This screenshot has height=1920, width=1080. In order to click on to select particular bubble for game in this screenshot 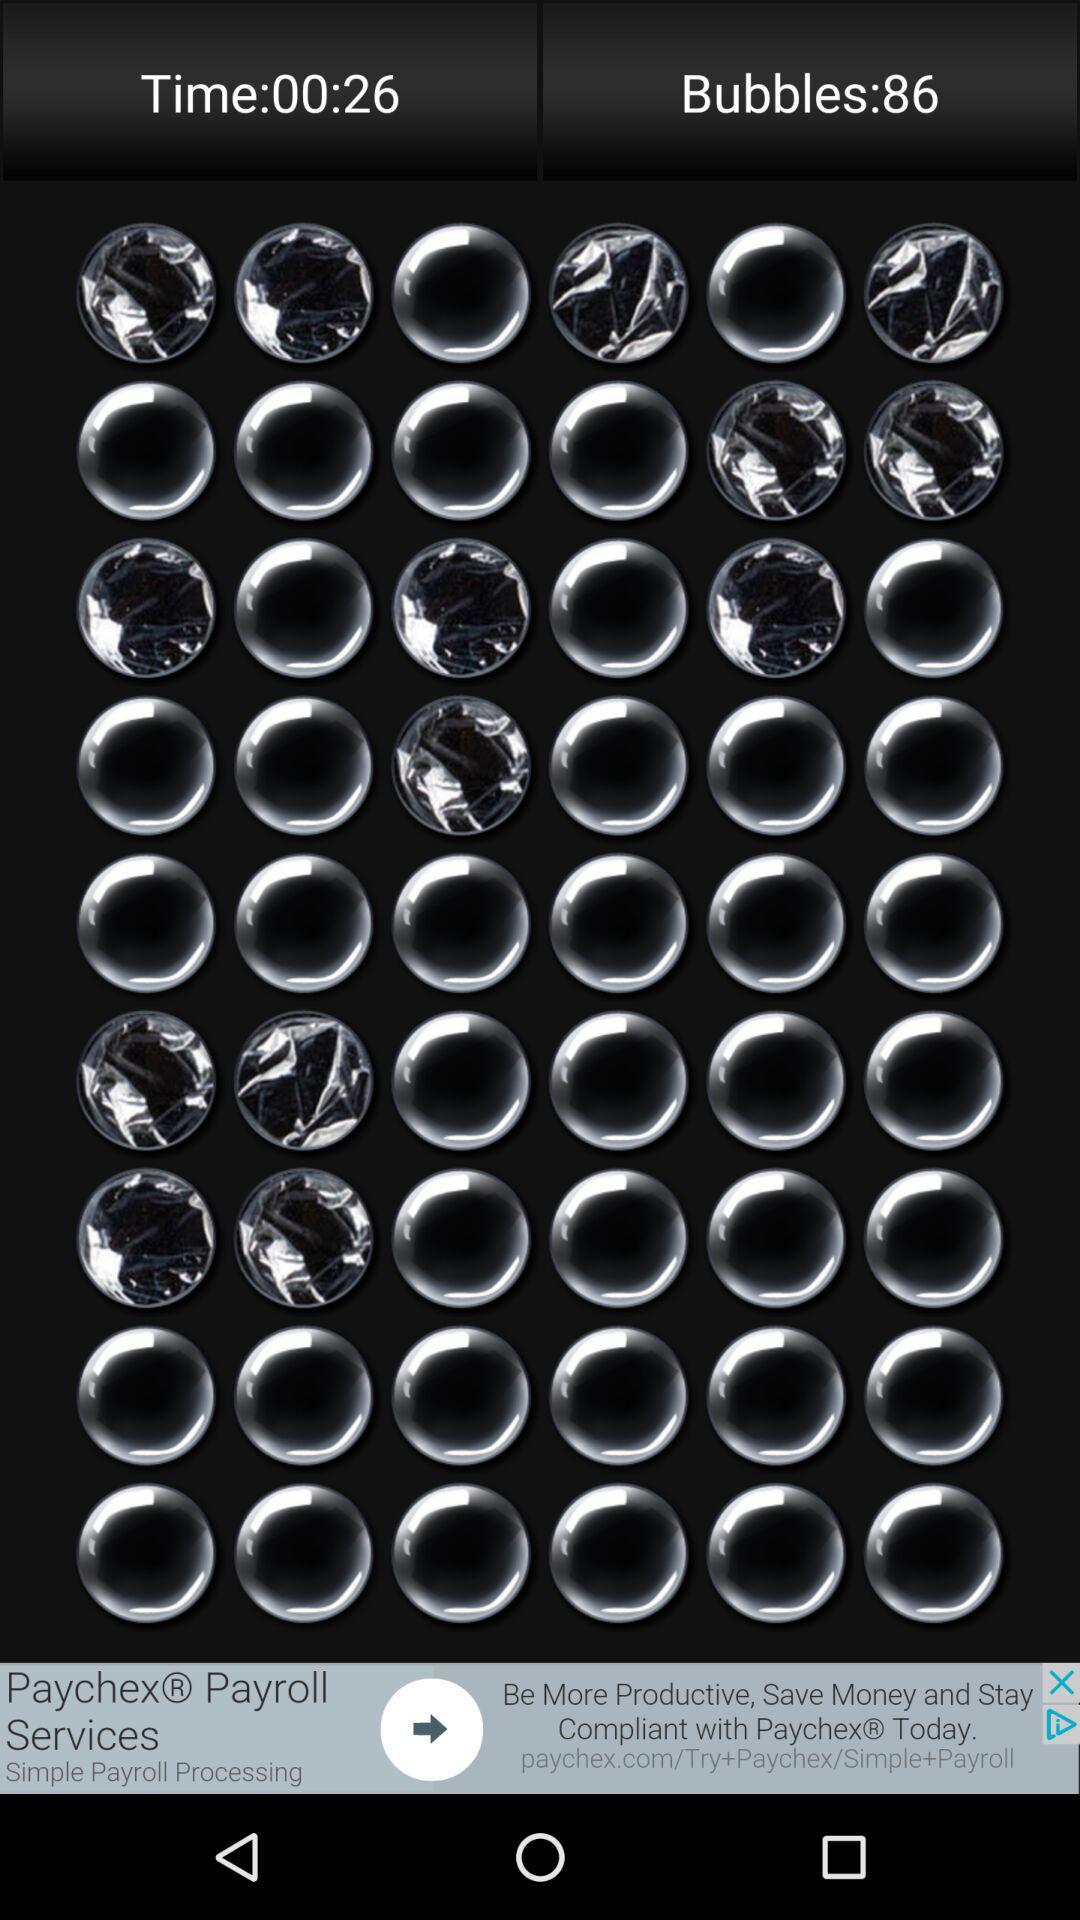, I will do `click(145, 292)`.